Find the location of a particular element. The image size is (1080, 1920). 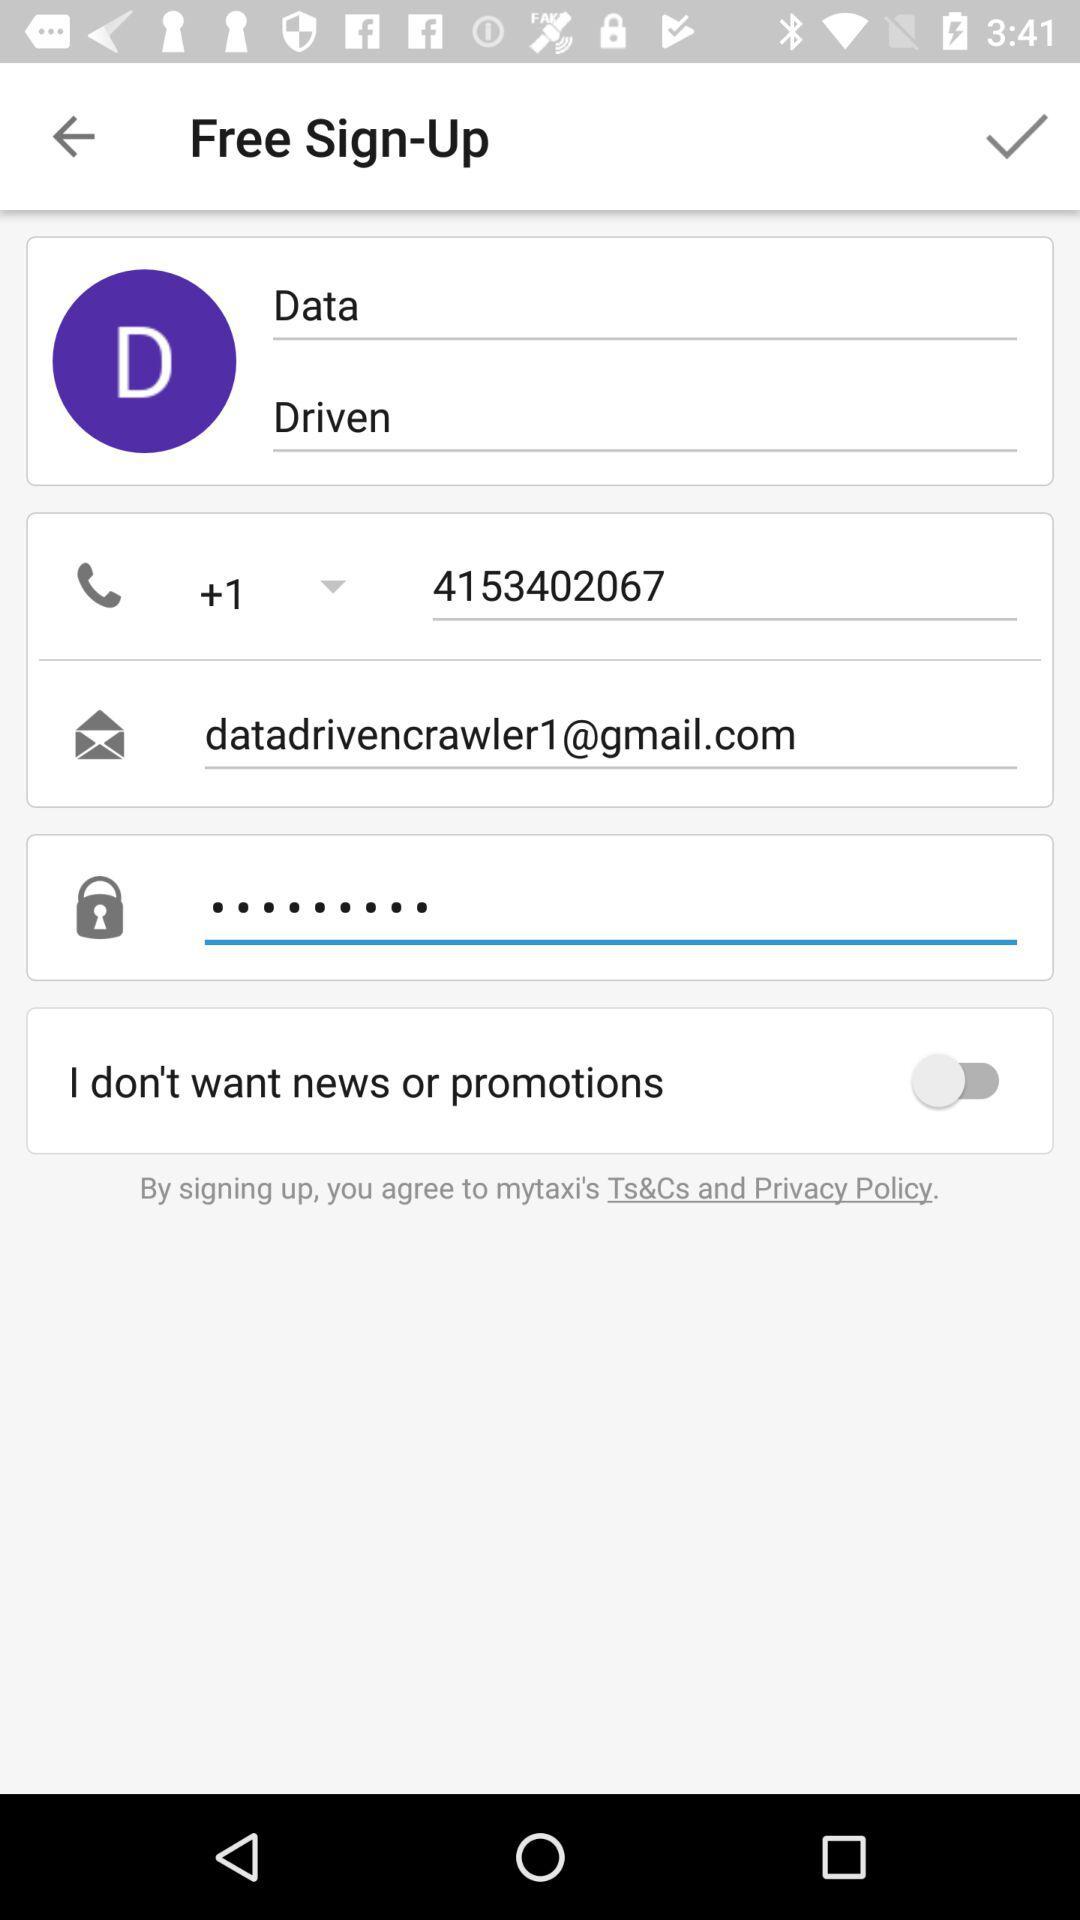

the item above data is located at coordinates (1017, 135).